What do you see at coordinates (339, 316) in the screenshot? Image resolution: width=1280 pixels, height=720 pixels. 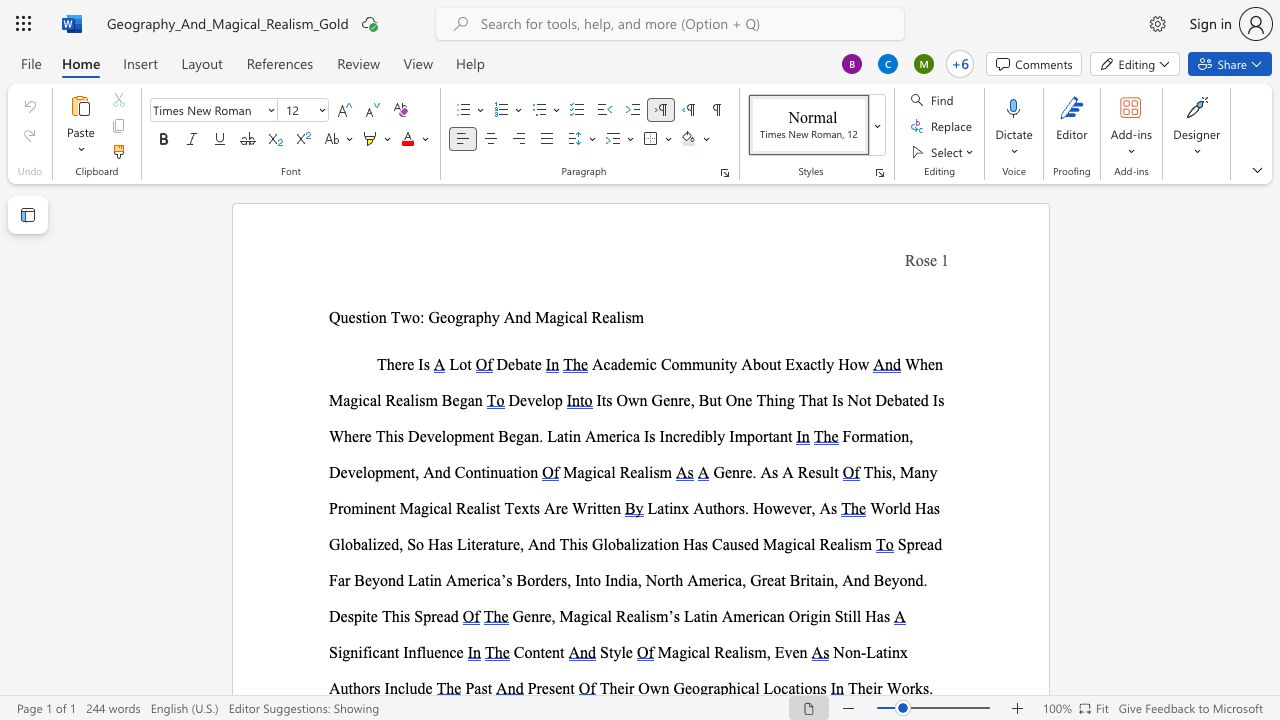 I see `the space between the continuous character "Q" and "u" in the text` at bounding box center [339, 316].